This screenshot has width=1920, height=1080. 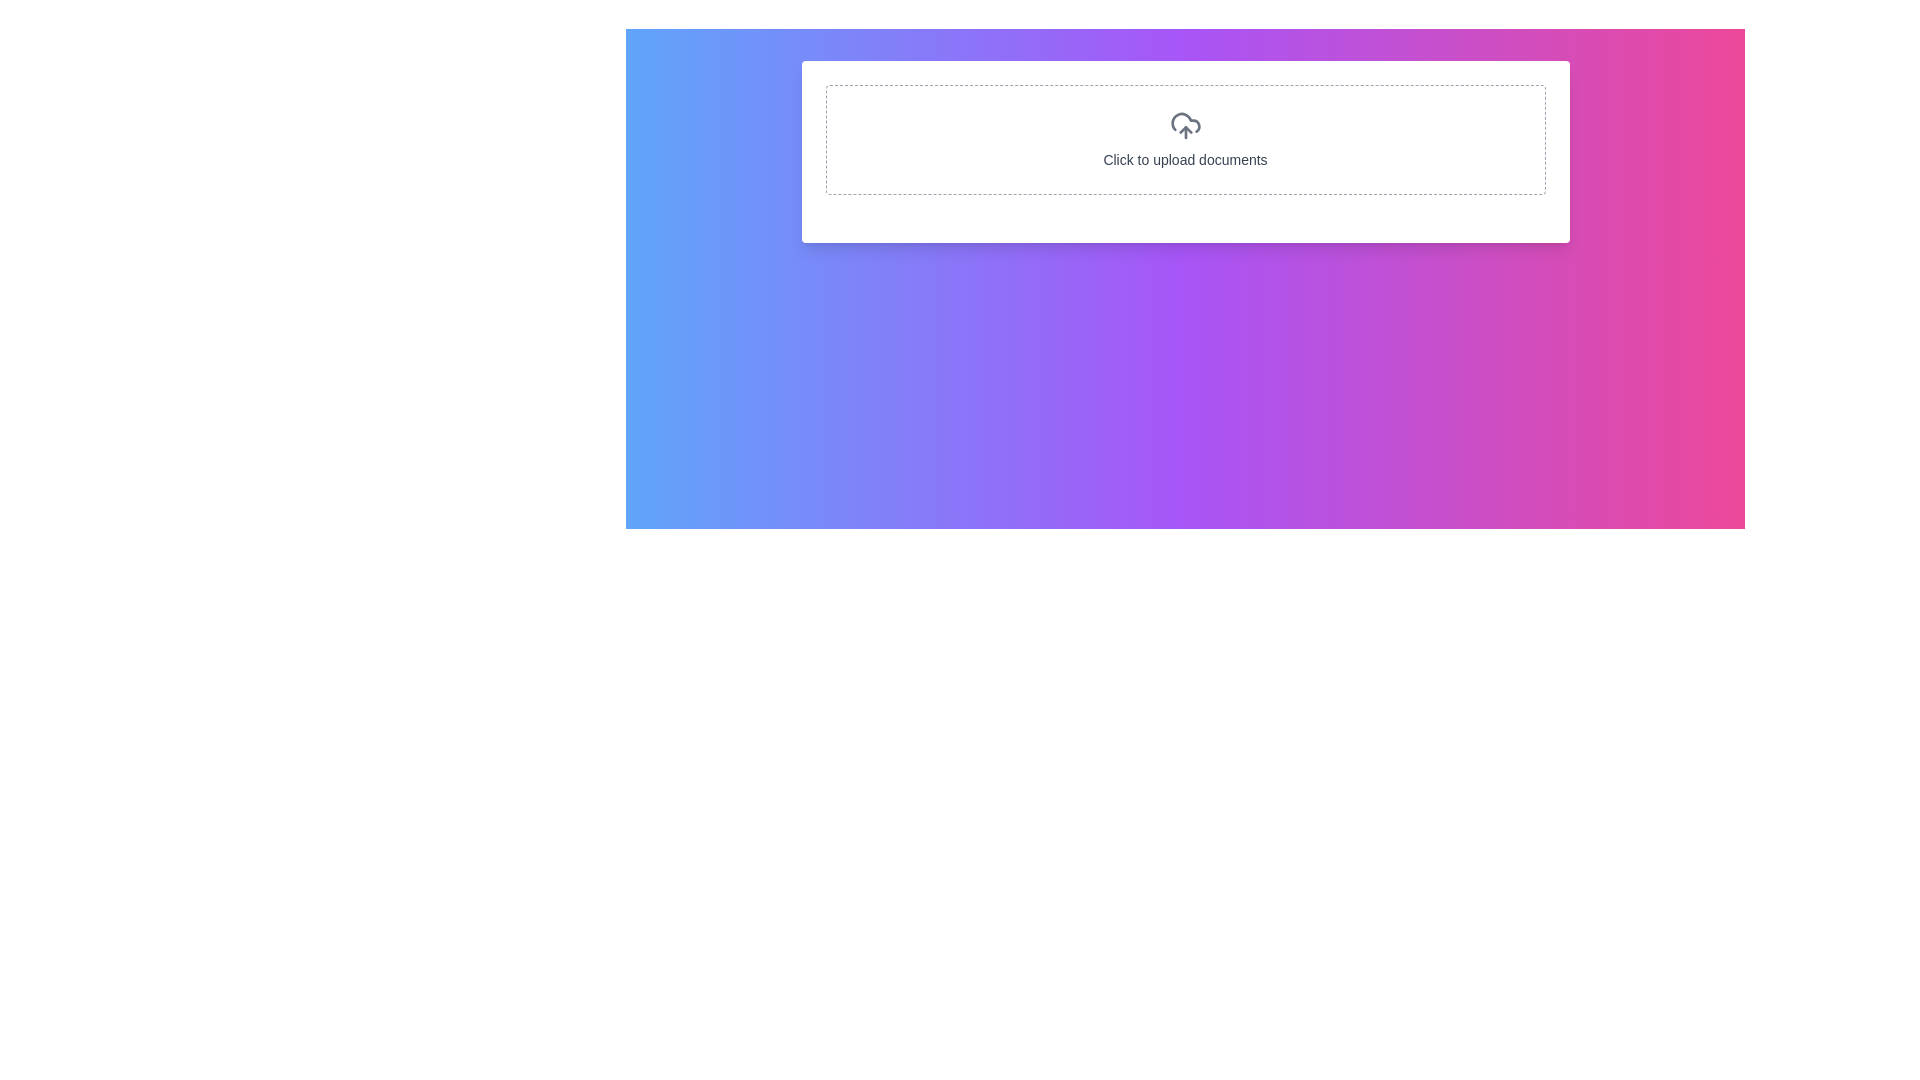 What do you see at coordinates (1185, 126) in the screenshot?
I see `the SVG upload icon resembling a cloud with an upward-pointing arrow, located at the top center of the bordered rectangular area` at bounding box center [1185, 126].